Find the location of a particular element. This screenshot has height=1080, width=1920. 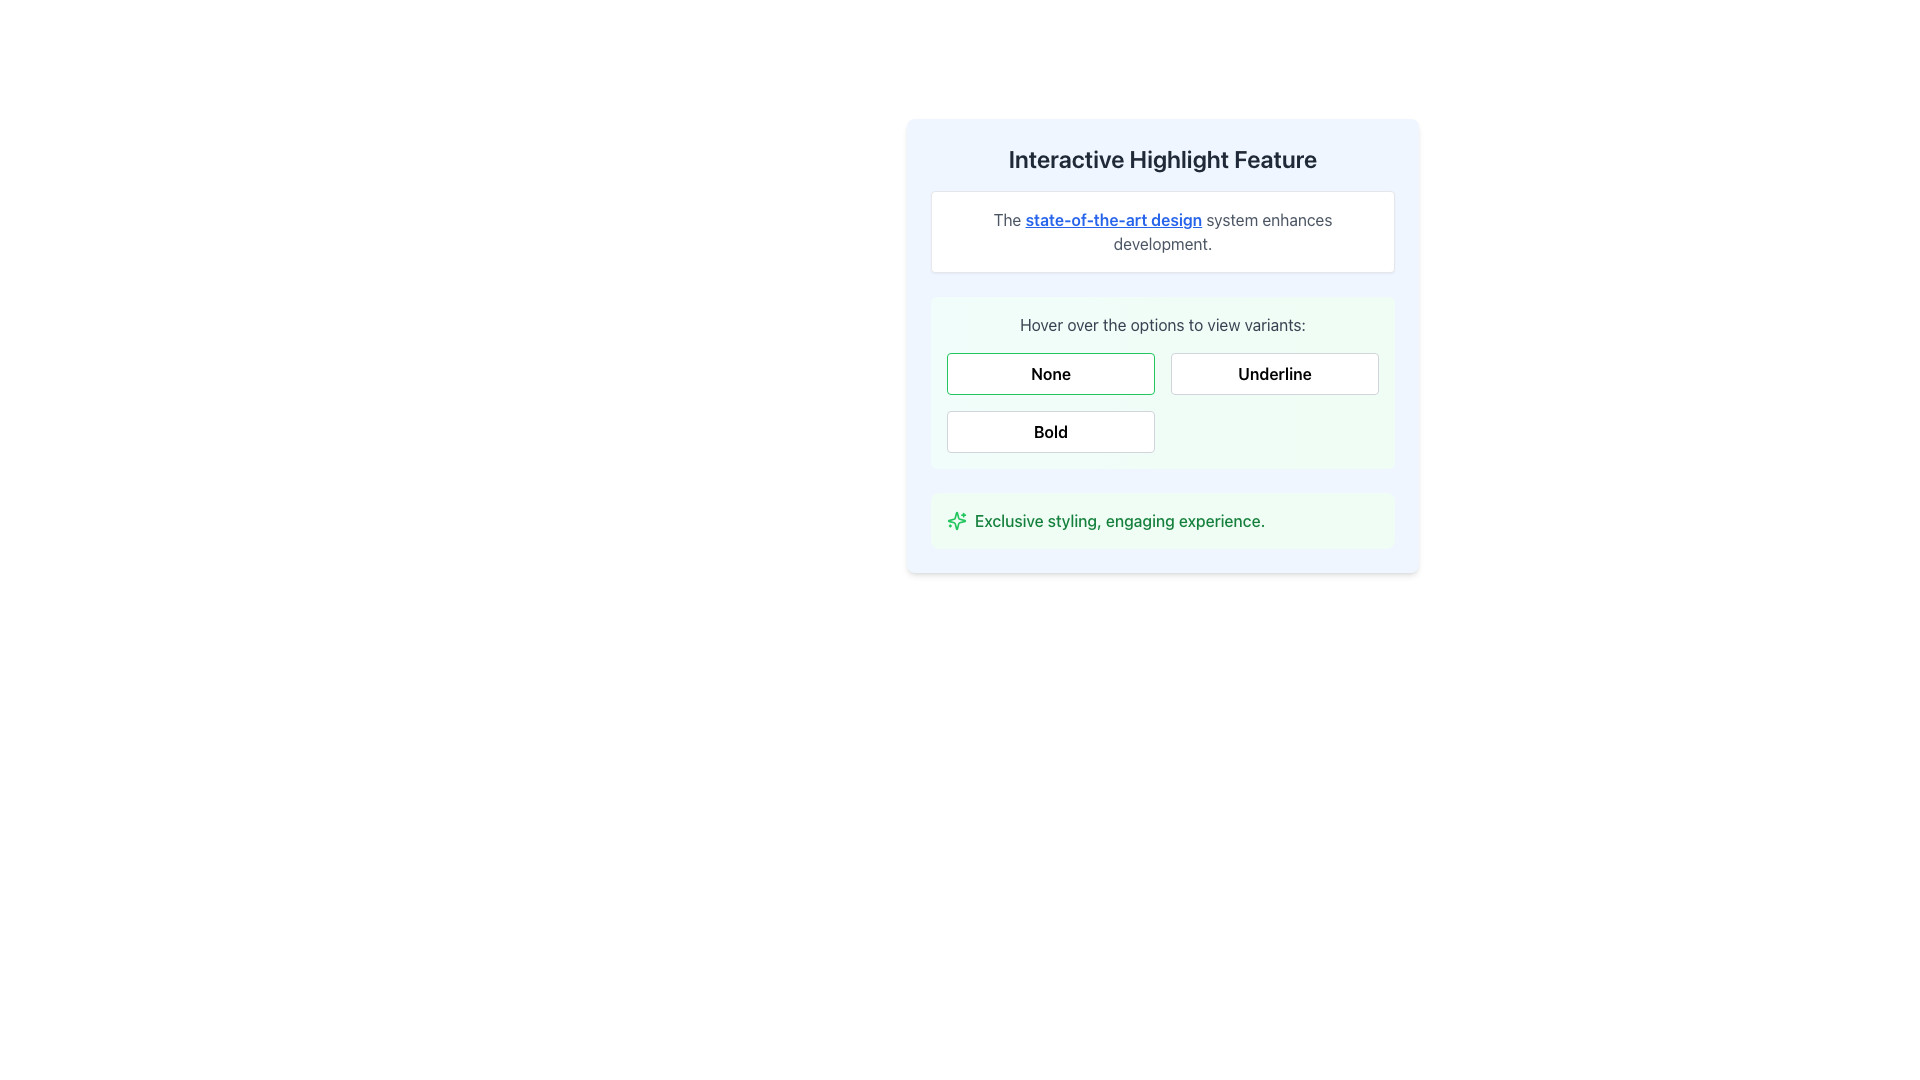

the Text Label that reads 'Exclusive styling, engaging experience.' styled in green, located at the bottom section of a green-highlighted box, next to a green decorative icon is located at coordinates (1120, 519).